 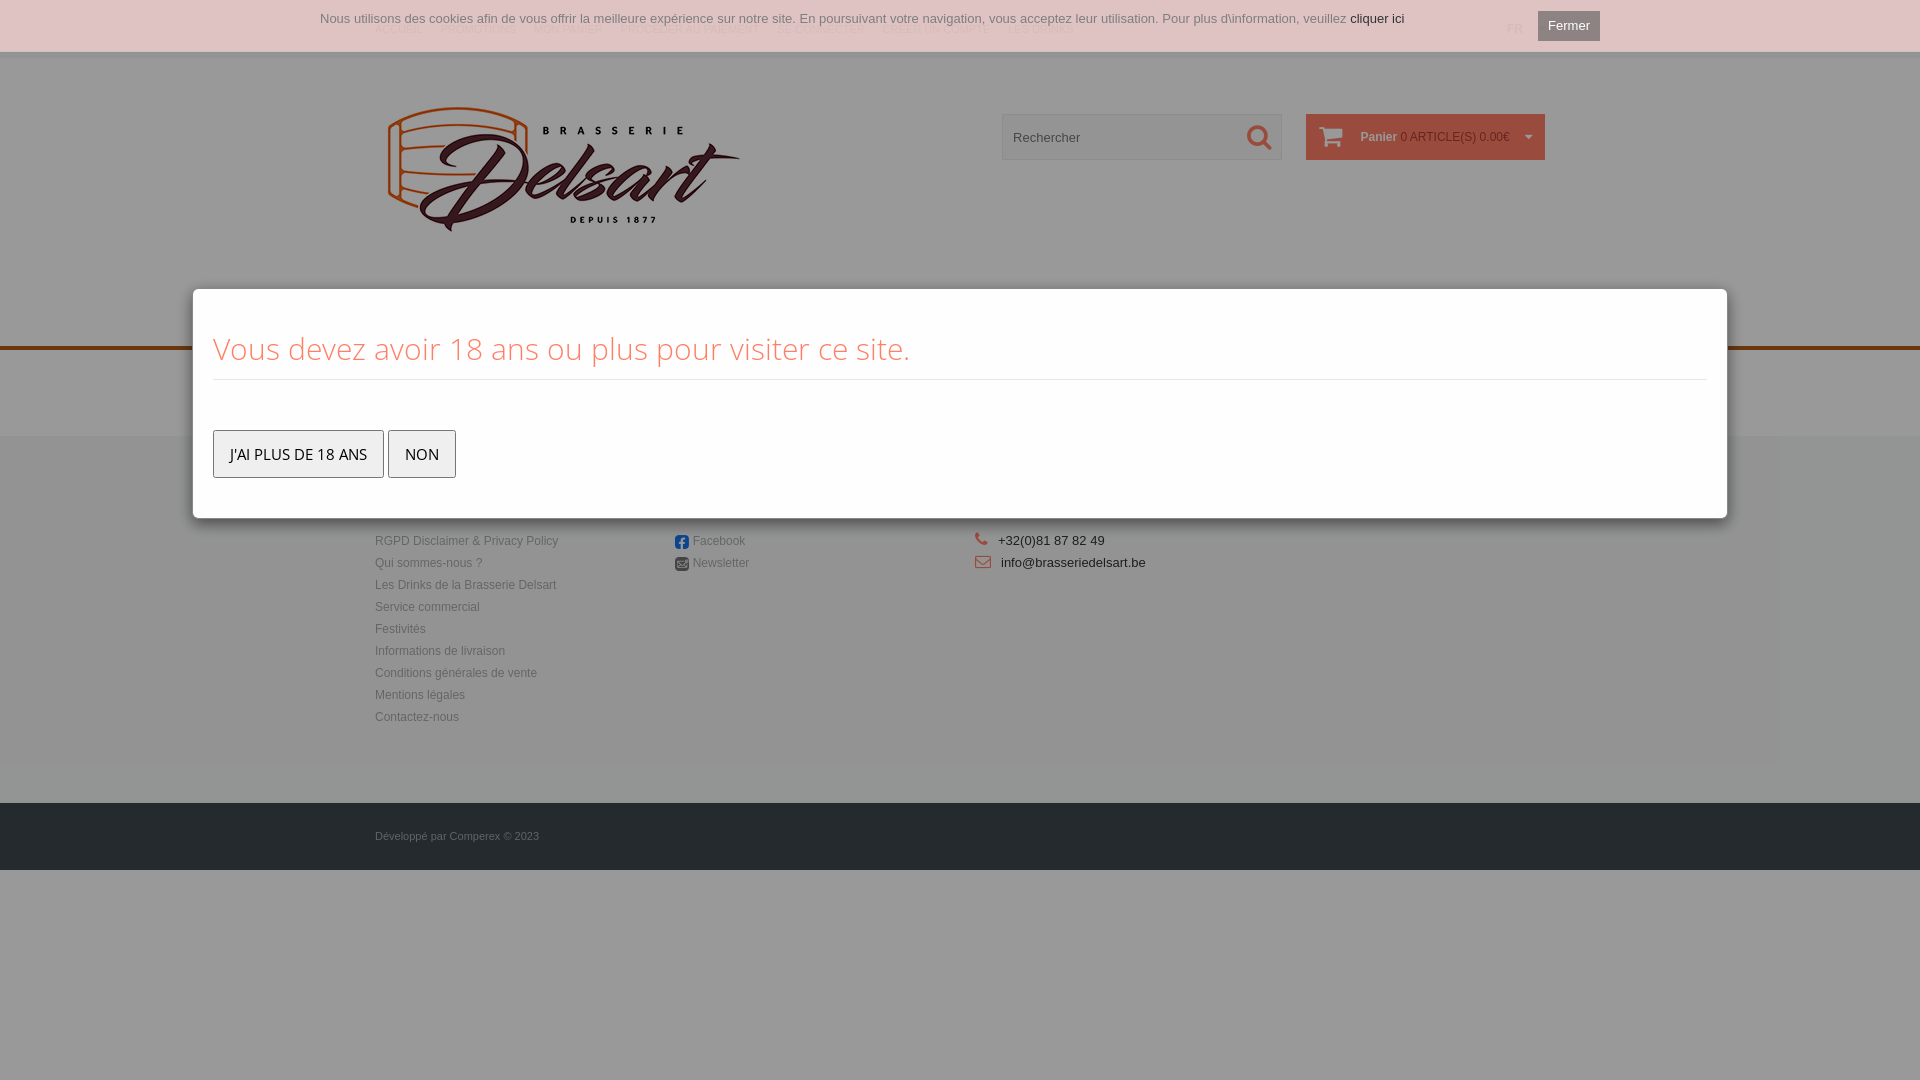 I want to click on 'RGPD Disclaimer & Privacy Policy', so click(x=465, y=540).